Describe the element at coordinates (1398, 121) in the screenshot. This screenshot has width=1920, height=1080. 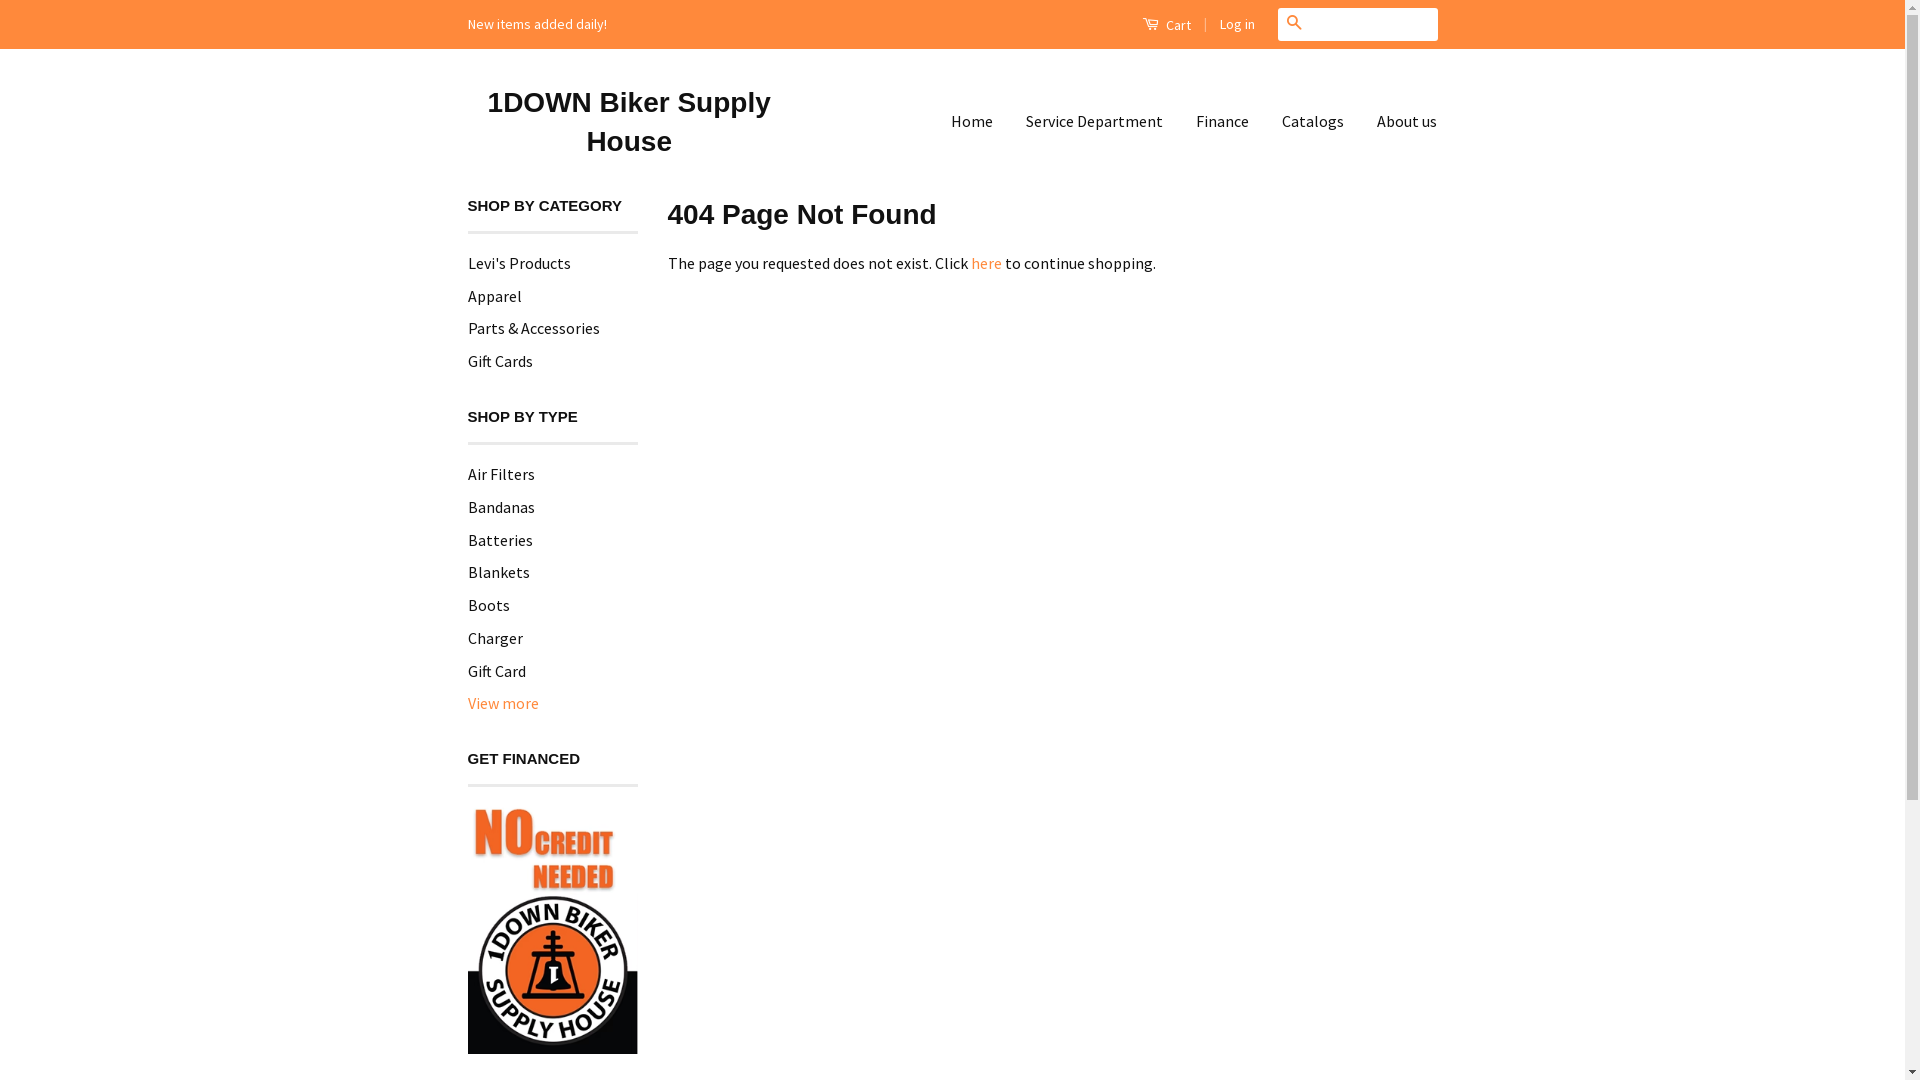
I see `'About us'` at that location.